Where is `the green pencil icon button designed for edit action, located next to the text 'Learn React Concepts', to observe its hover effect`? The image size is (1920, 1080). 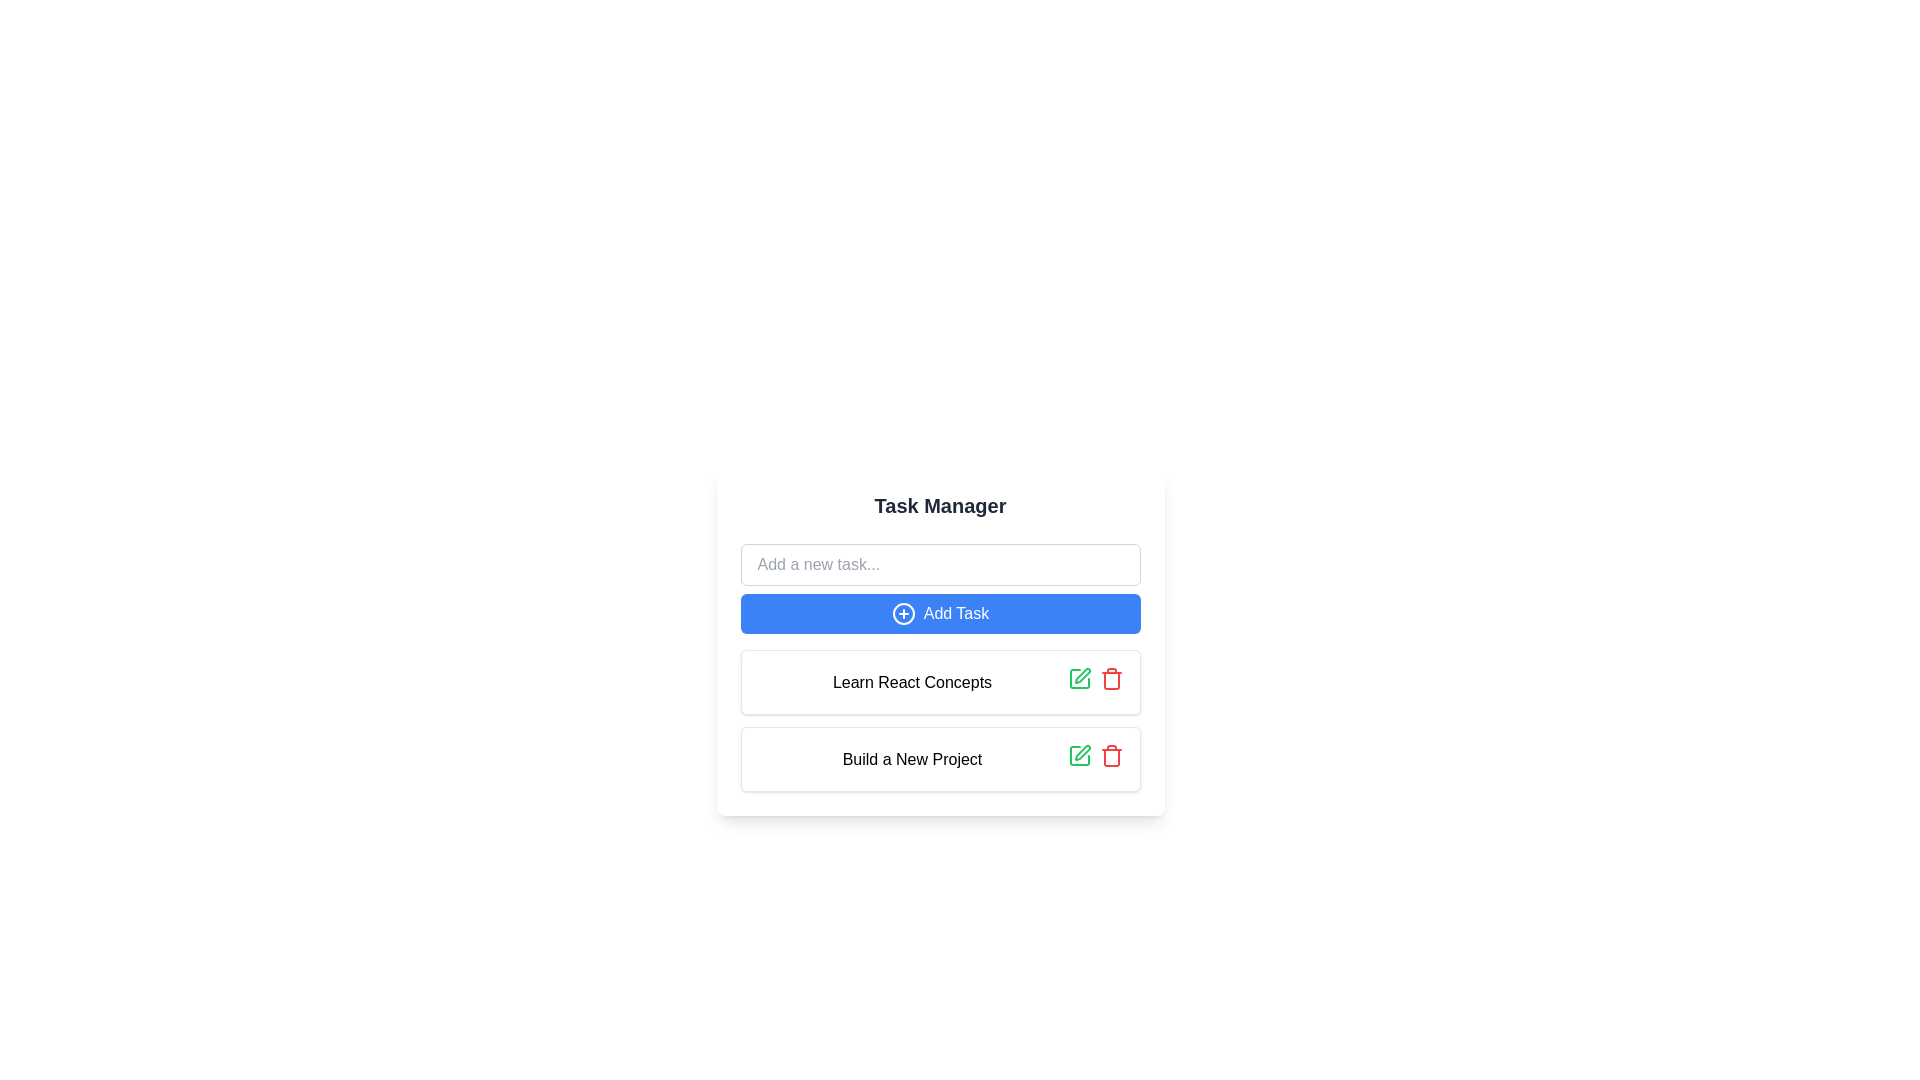 the green pencil icon button designed for edit action, located next to the text 'Learn React Concepts', to observe its hover effect is located at coordinates (1078, 677).